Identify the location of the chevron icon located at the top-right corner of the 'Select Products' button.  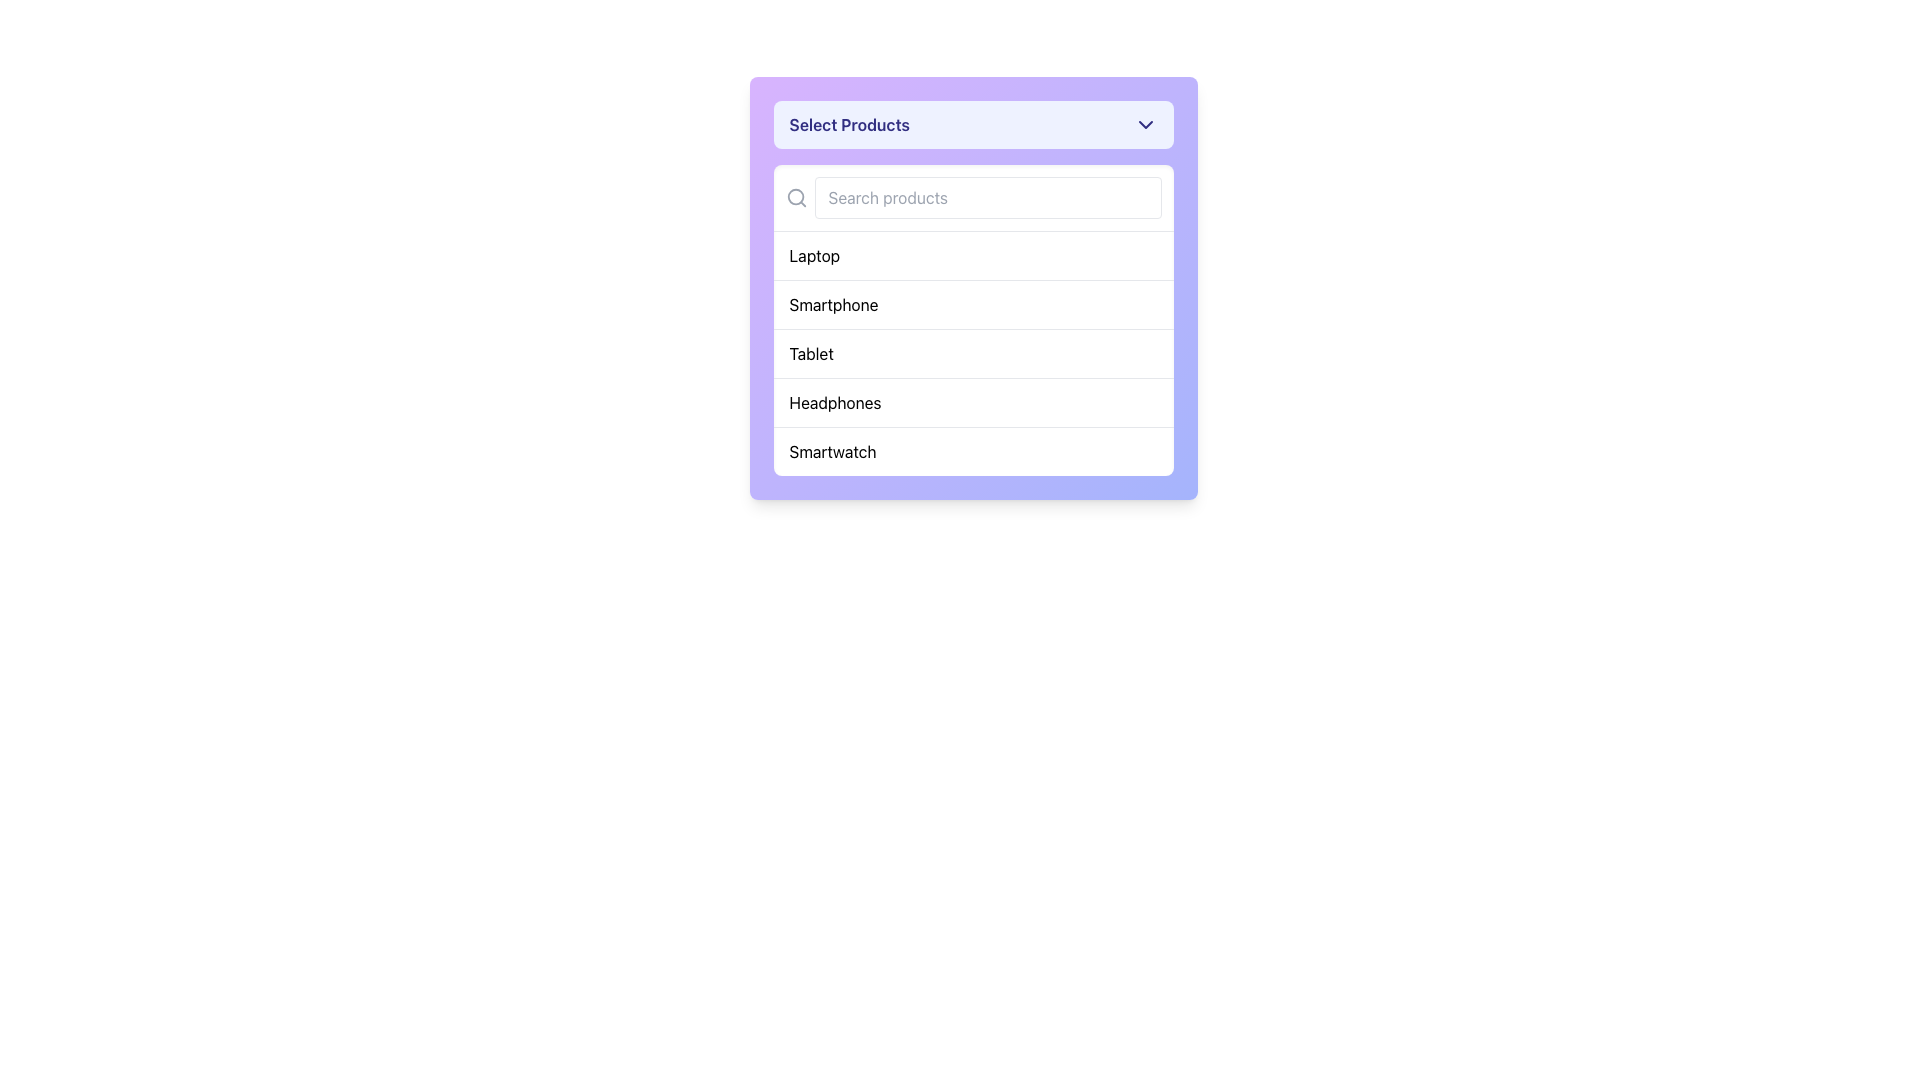
(1145, 124).